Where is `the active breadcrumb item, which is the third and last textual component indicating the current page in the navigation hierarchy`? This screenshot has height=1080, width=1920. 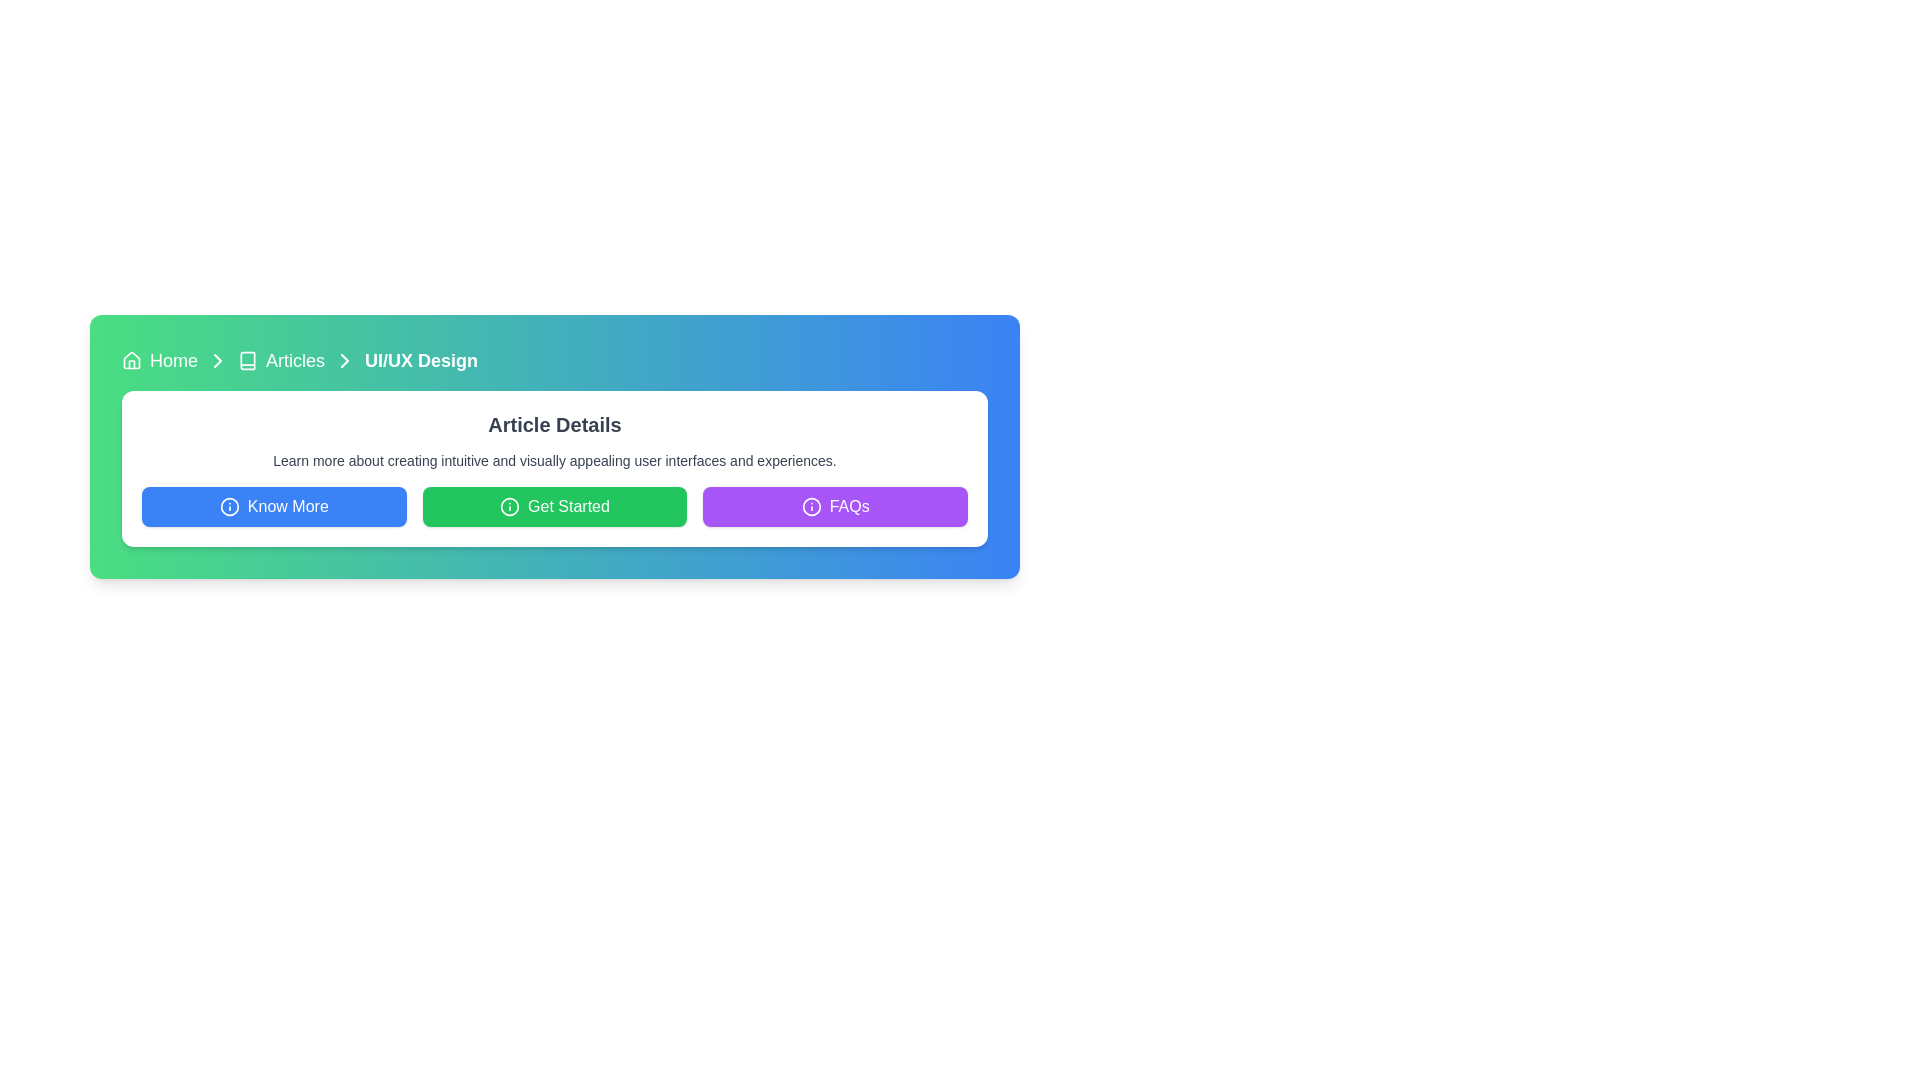 the active breadcrumb item, which is the third and last textual component indicating the current page in the navigation hierarchy is located at coordinates (420, 361).